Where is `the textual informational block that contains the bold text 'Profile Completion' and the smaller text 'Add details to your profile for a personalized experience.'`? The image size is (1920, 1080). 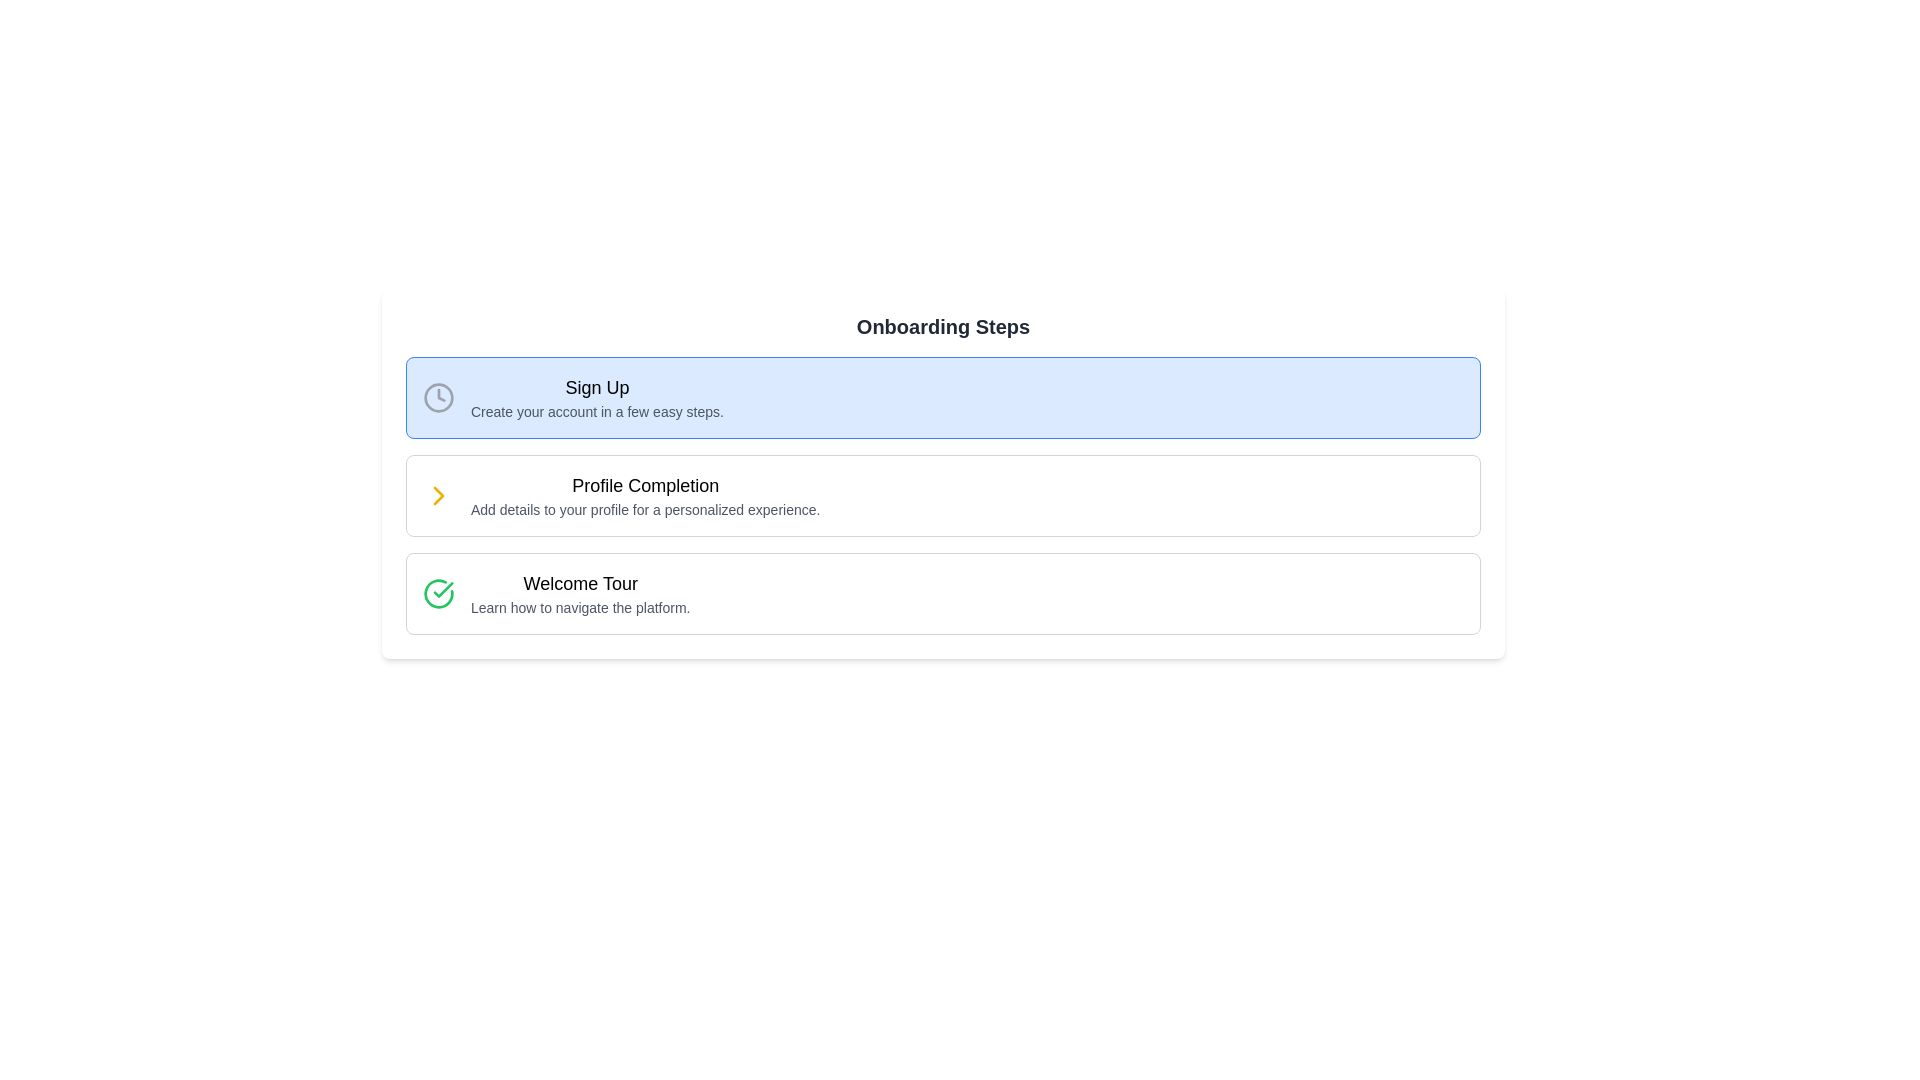
the textual informational block that contains the bold text 'Profile Completion' and the smaller text 'Add details to your profile for a personalized experience.' is located at coordinates (645, 495).